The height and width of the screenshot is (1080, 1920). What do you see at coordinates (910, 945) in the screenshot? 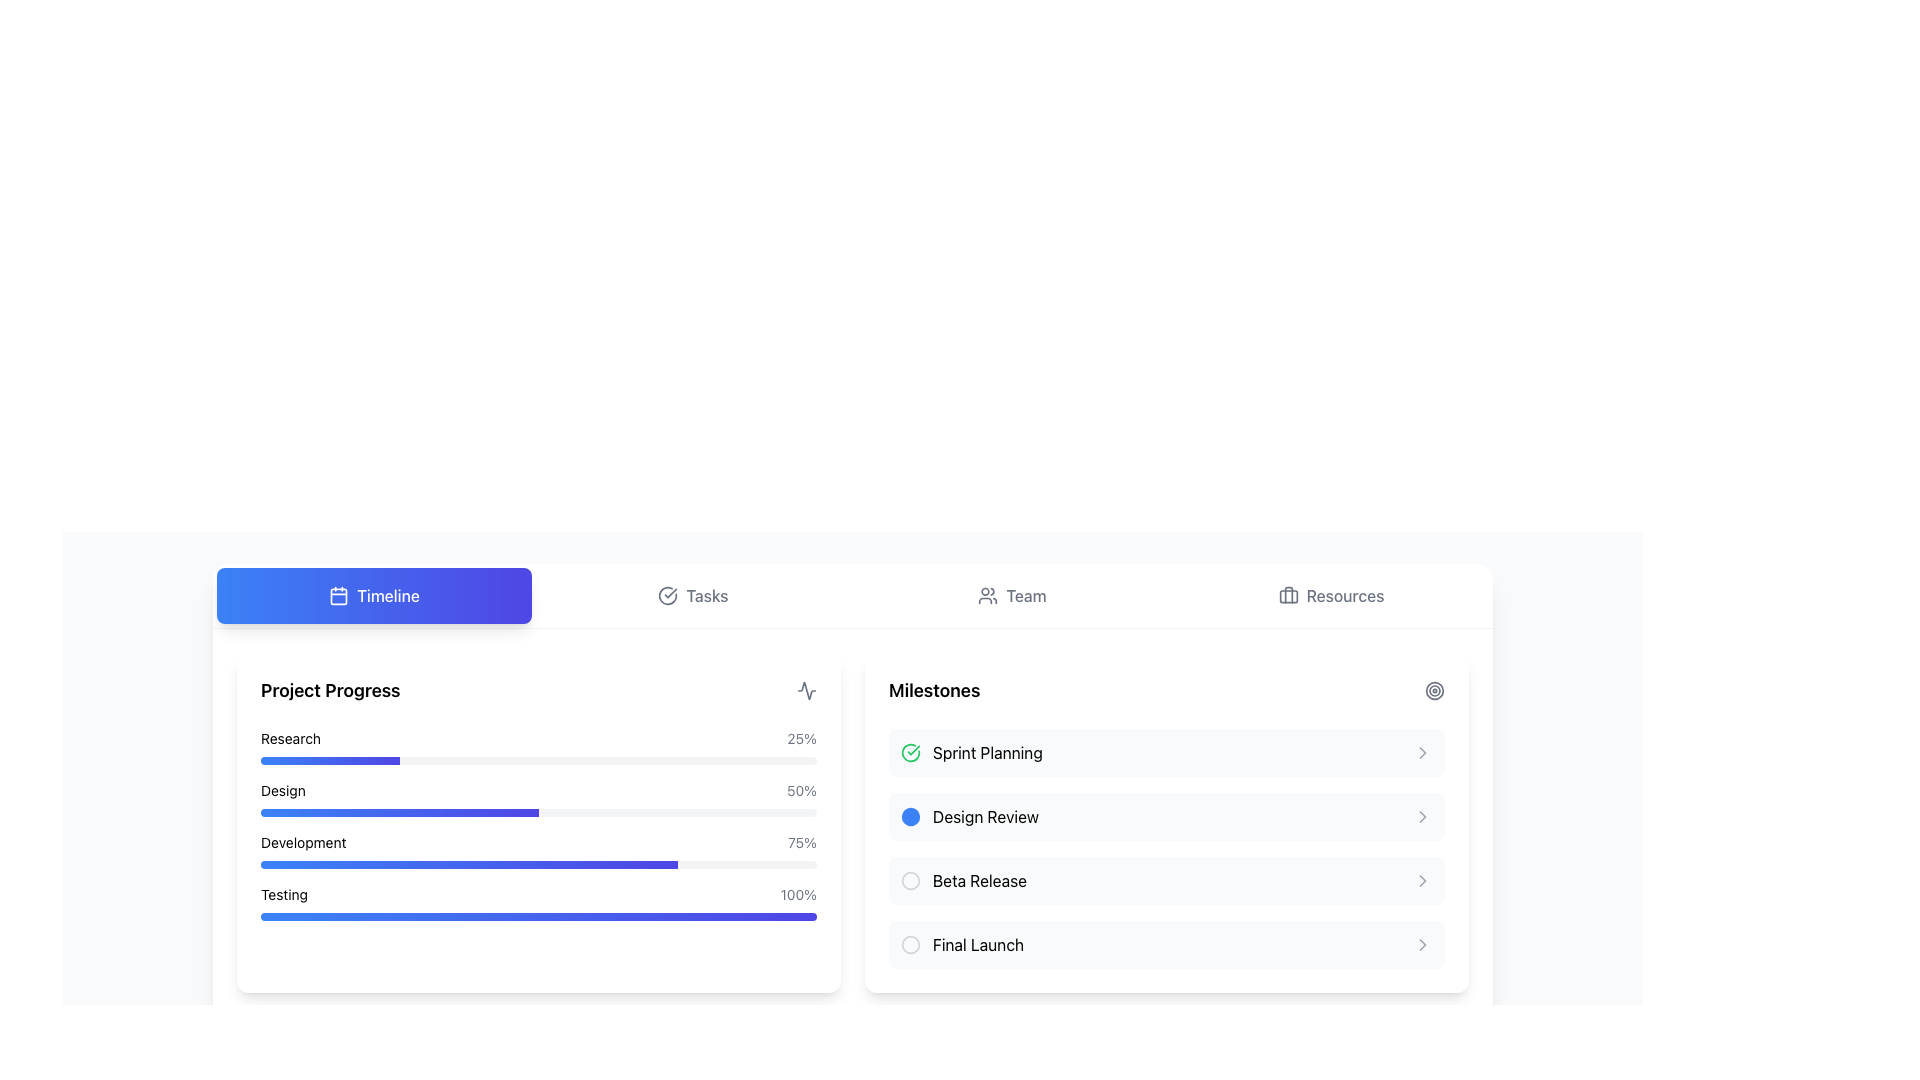
I see `the circular hollow light gray icon located to the left of the 'Final Launch' text in the Milestones section` at bounding box center [910, 945].